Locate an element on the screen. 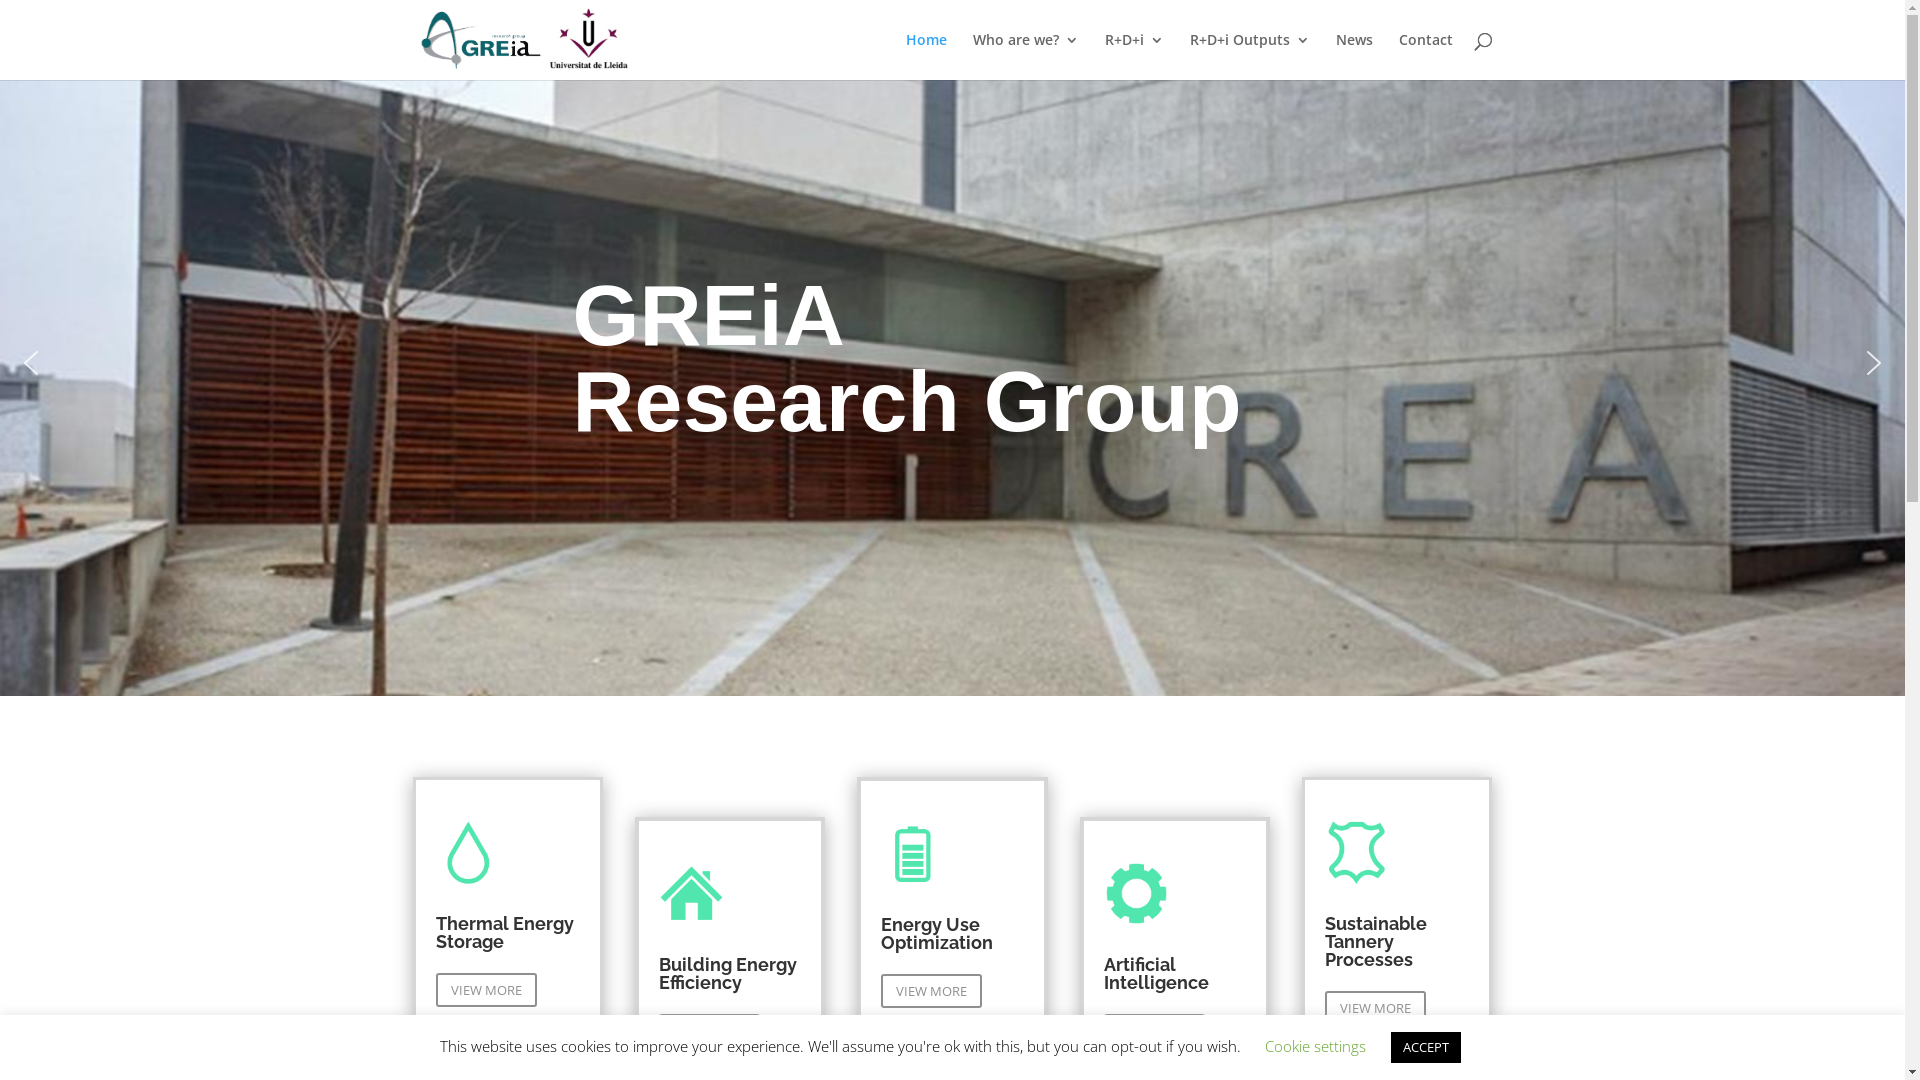 This screenshot has width=1920, height=1080. 'R+D+i' is located at coordinates (1133, 55).